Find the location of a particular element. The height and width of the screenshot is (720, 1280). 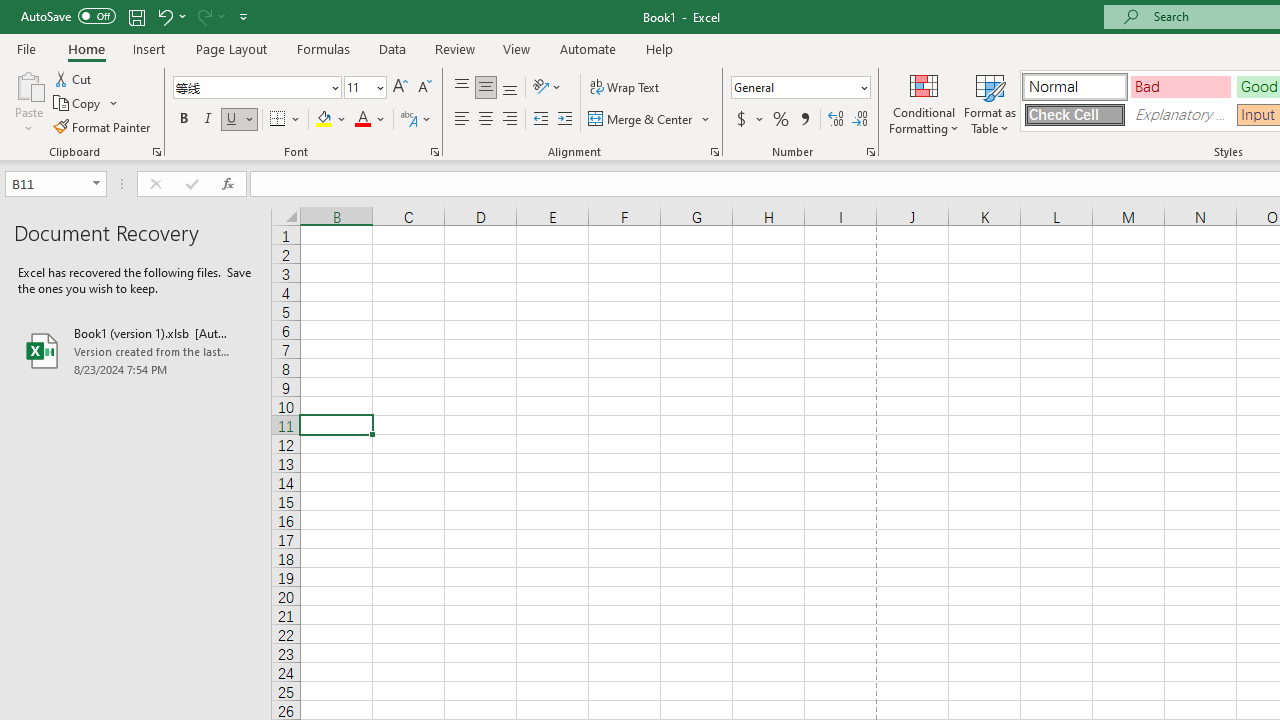

'Top Align' is located at coordinates (461, 86).